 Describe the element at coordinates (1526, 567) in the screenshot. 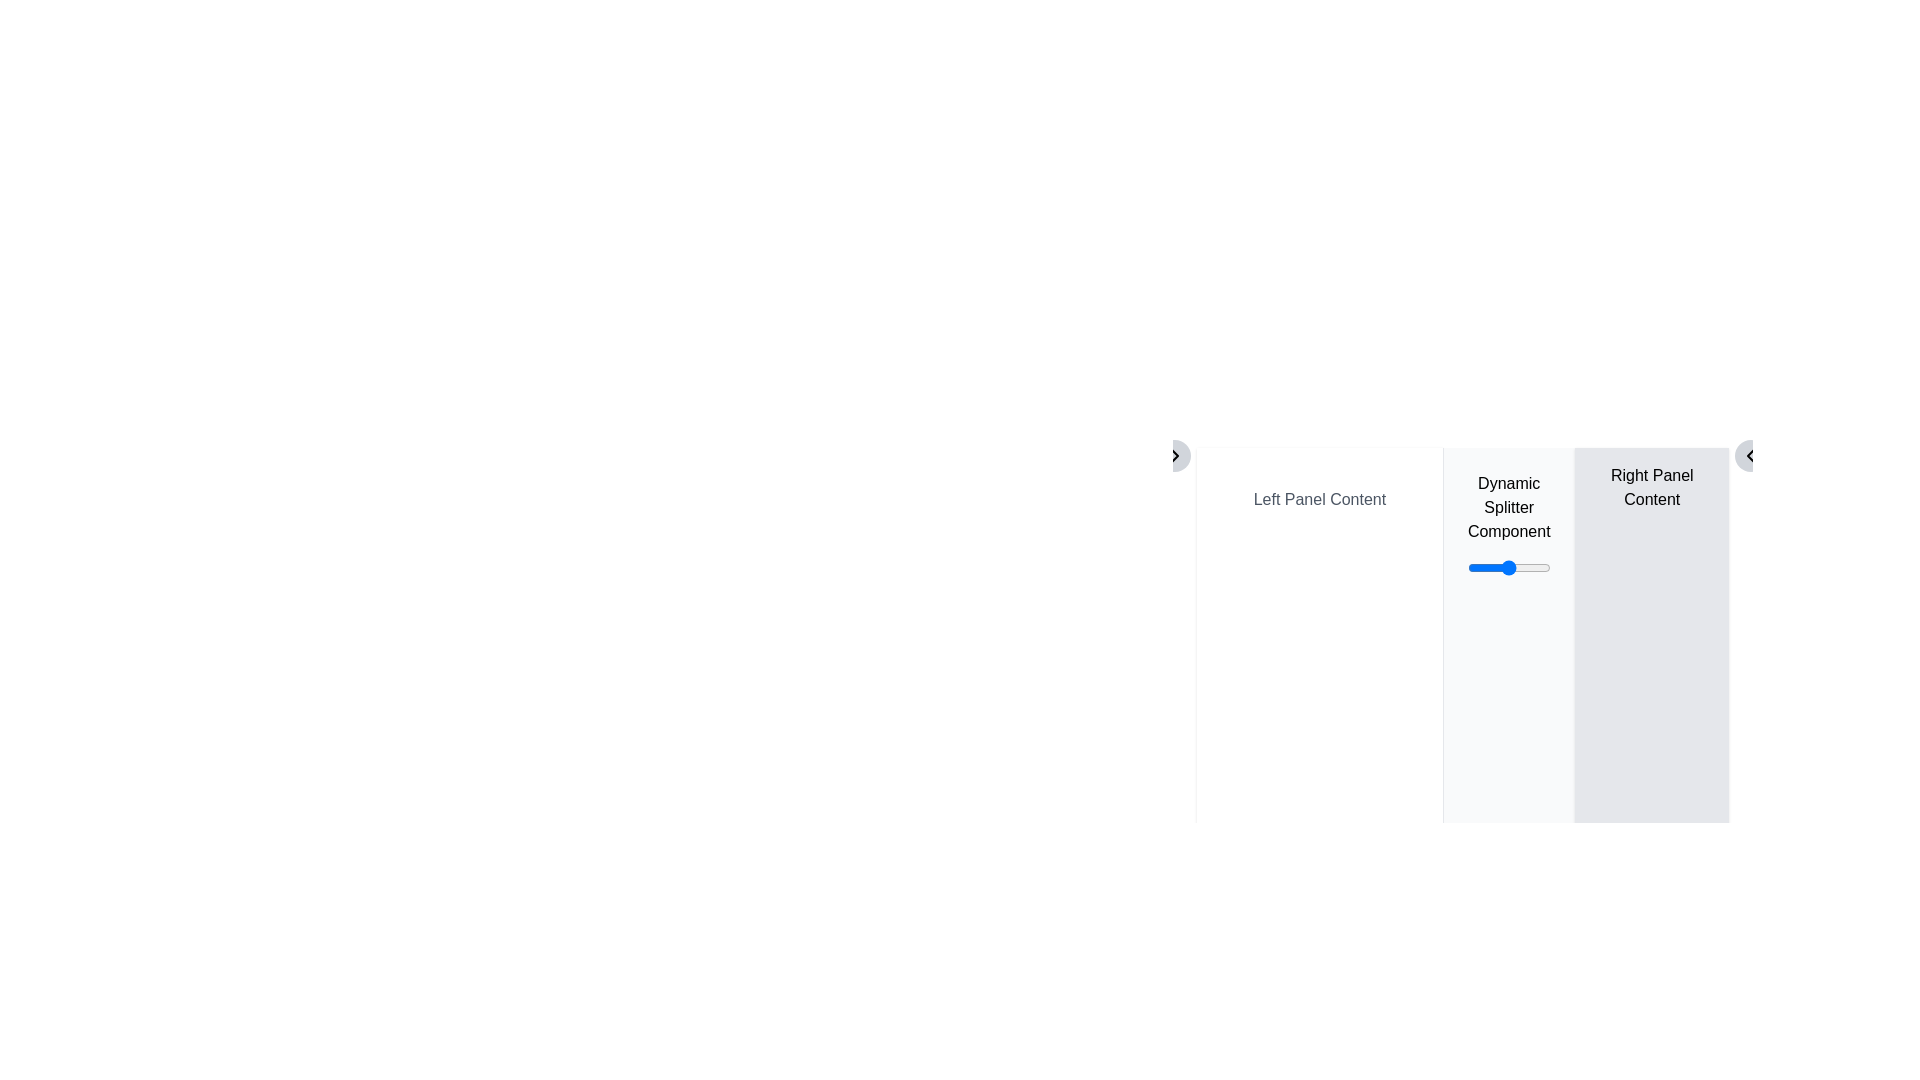

I see `the slider value` at that location.